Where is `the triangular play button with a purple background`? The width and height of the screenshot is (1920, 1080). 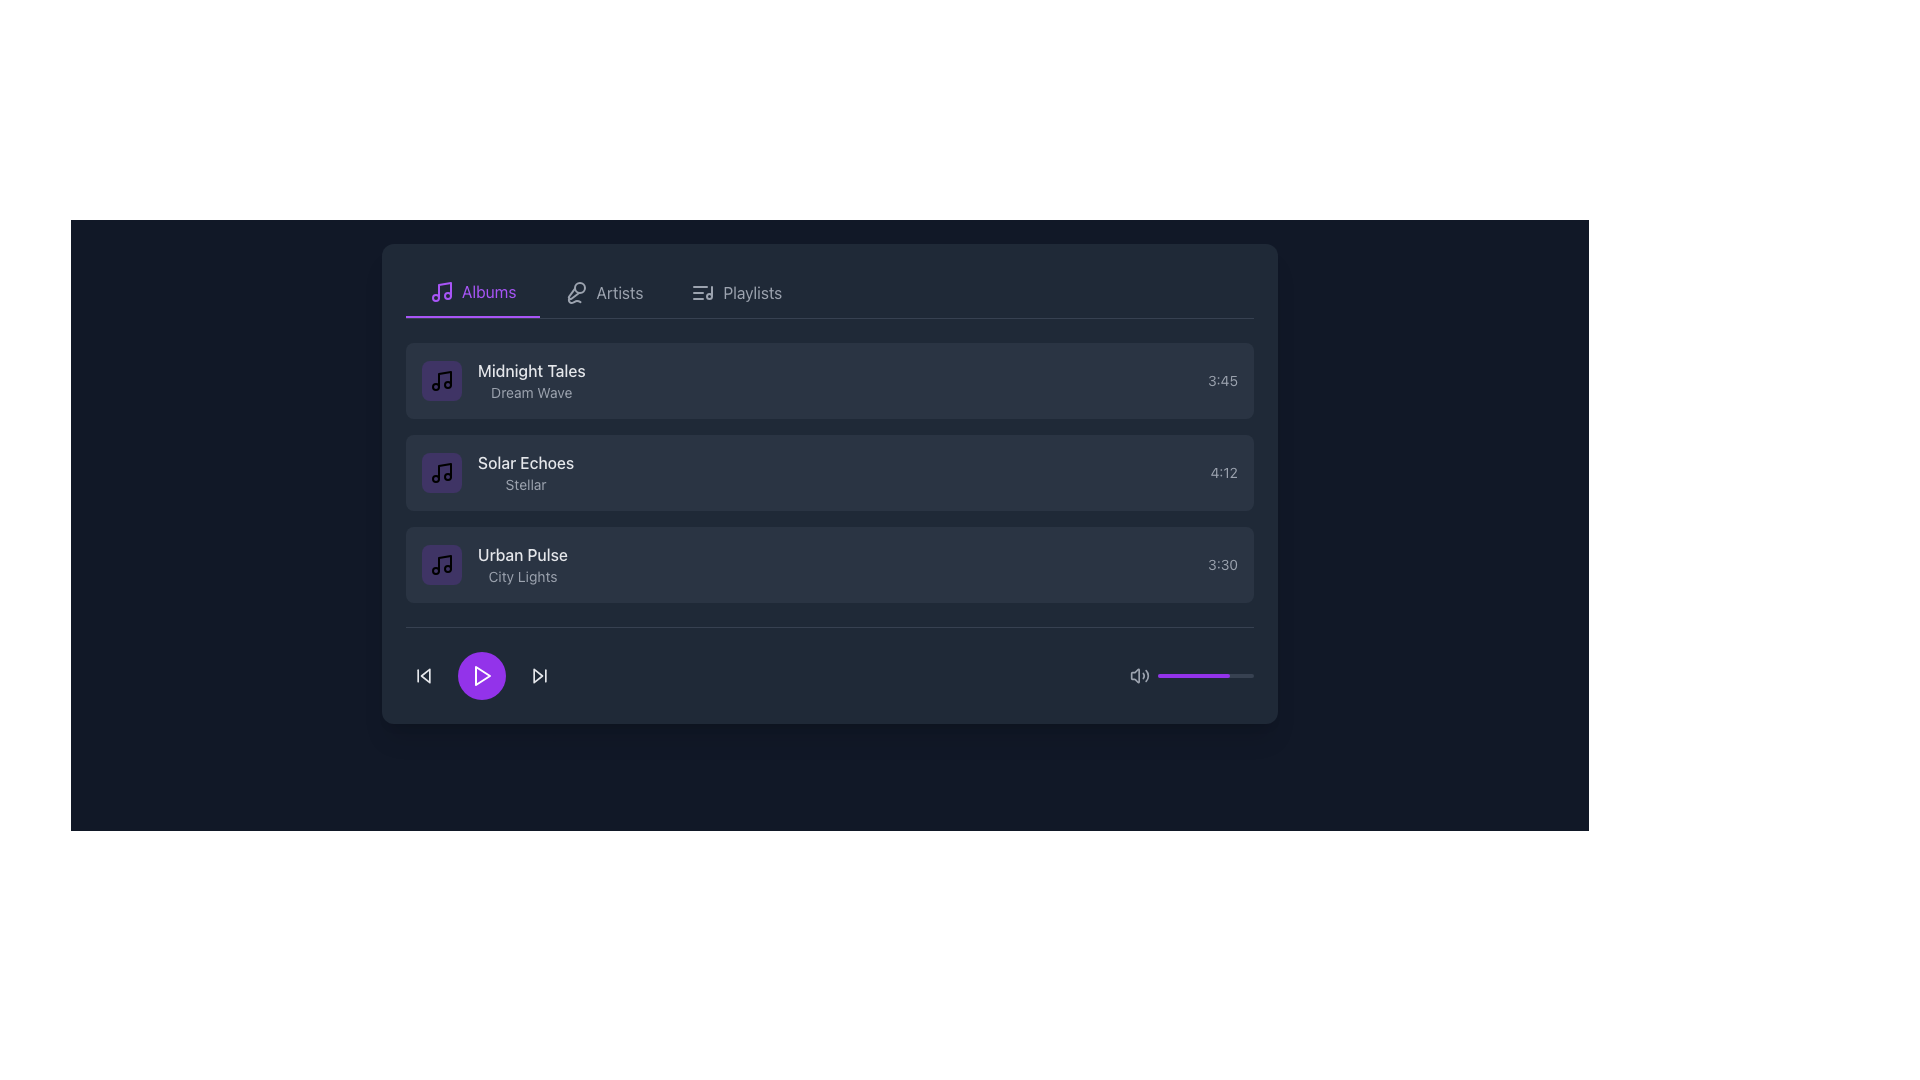 the triangular play button with a purple background is located at coordinates (483, 675).